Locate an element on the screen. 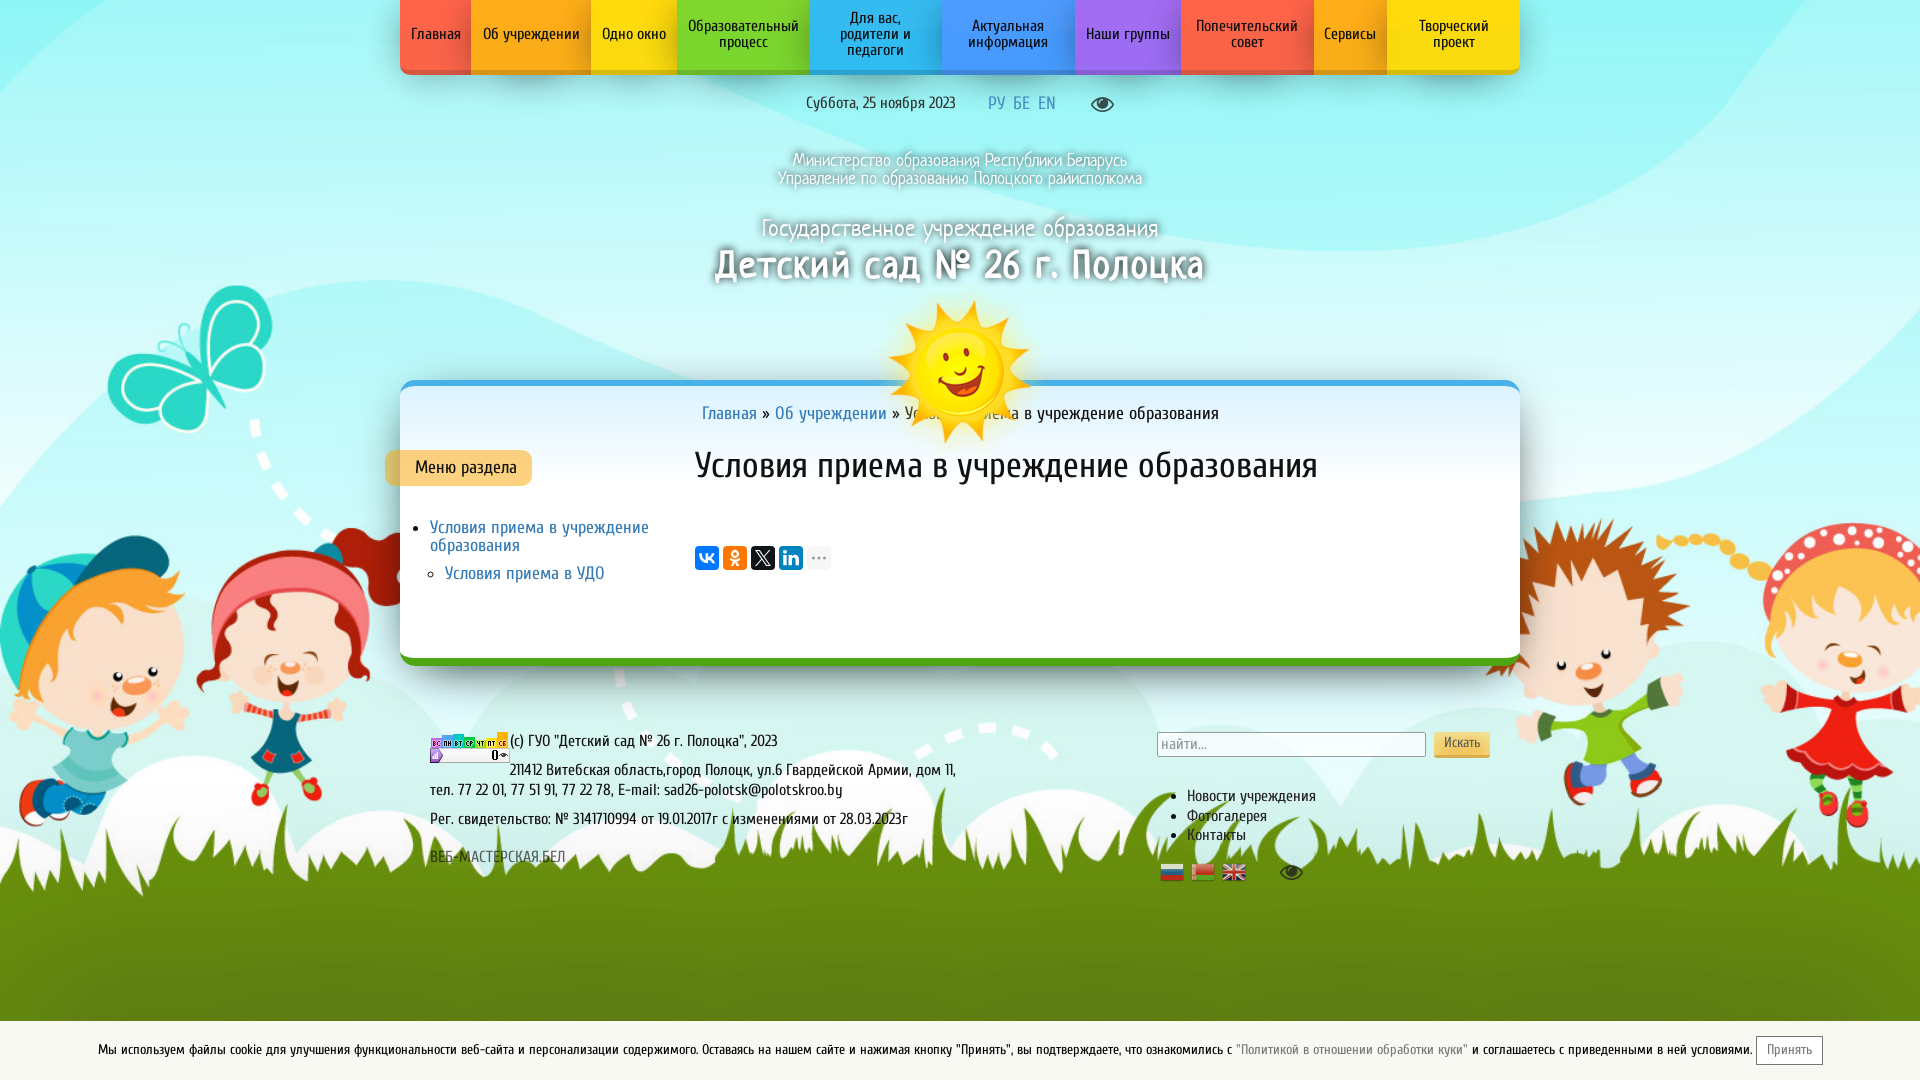 This screenshot has width=1920, height=1080. 'LinkedIn' is located at coordinates (777, 558).